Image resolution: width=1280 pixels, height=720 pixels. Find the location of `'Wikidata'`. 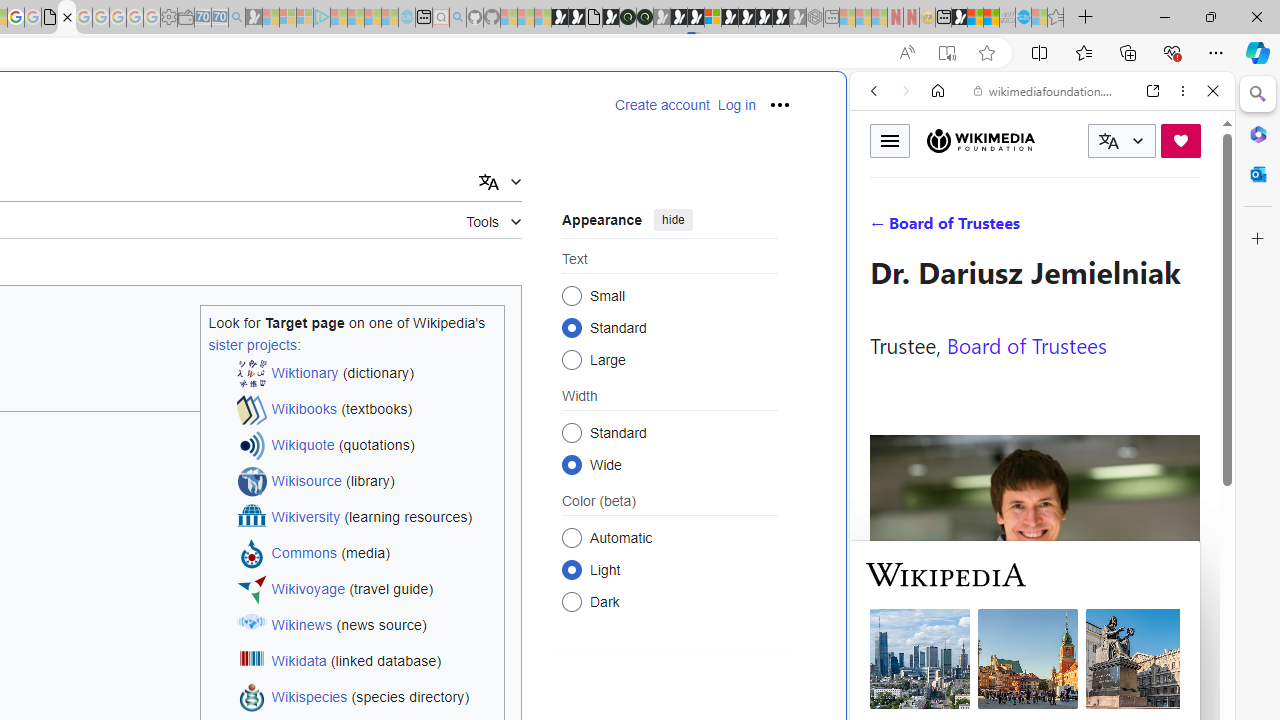

'Wikidata' is located at coordinates (297, 661).